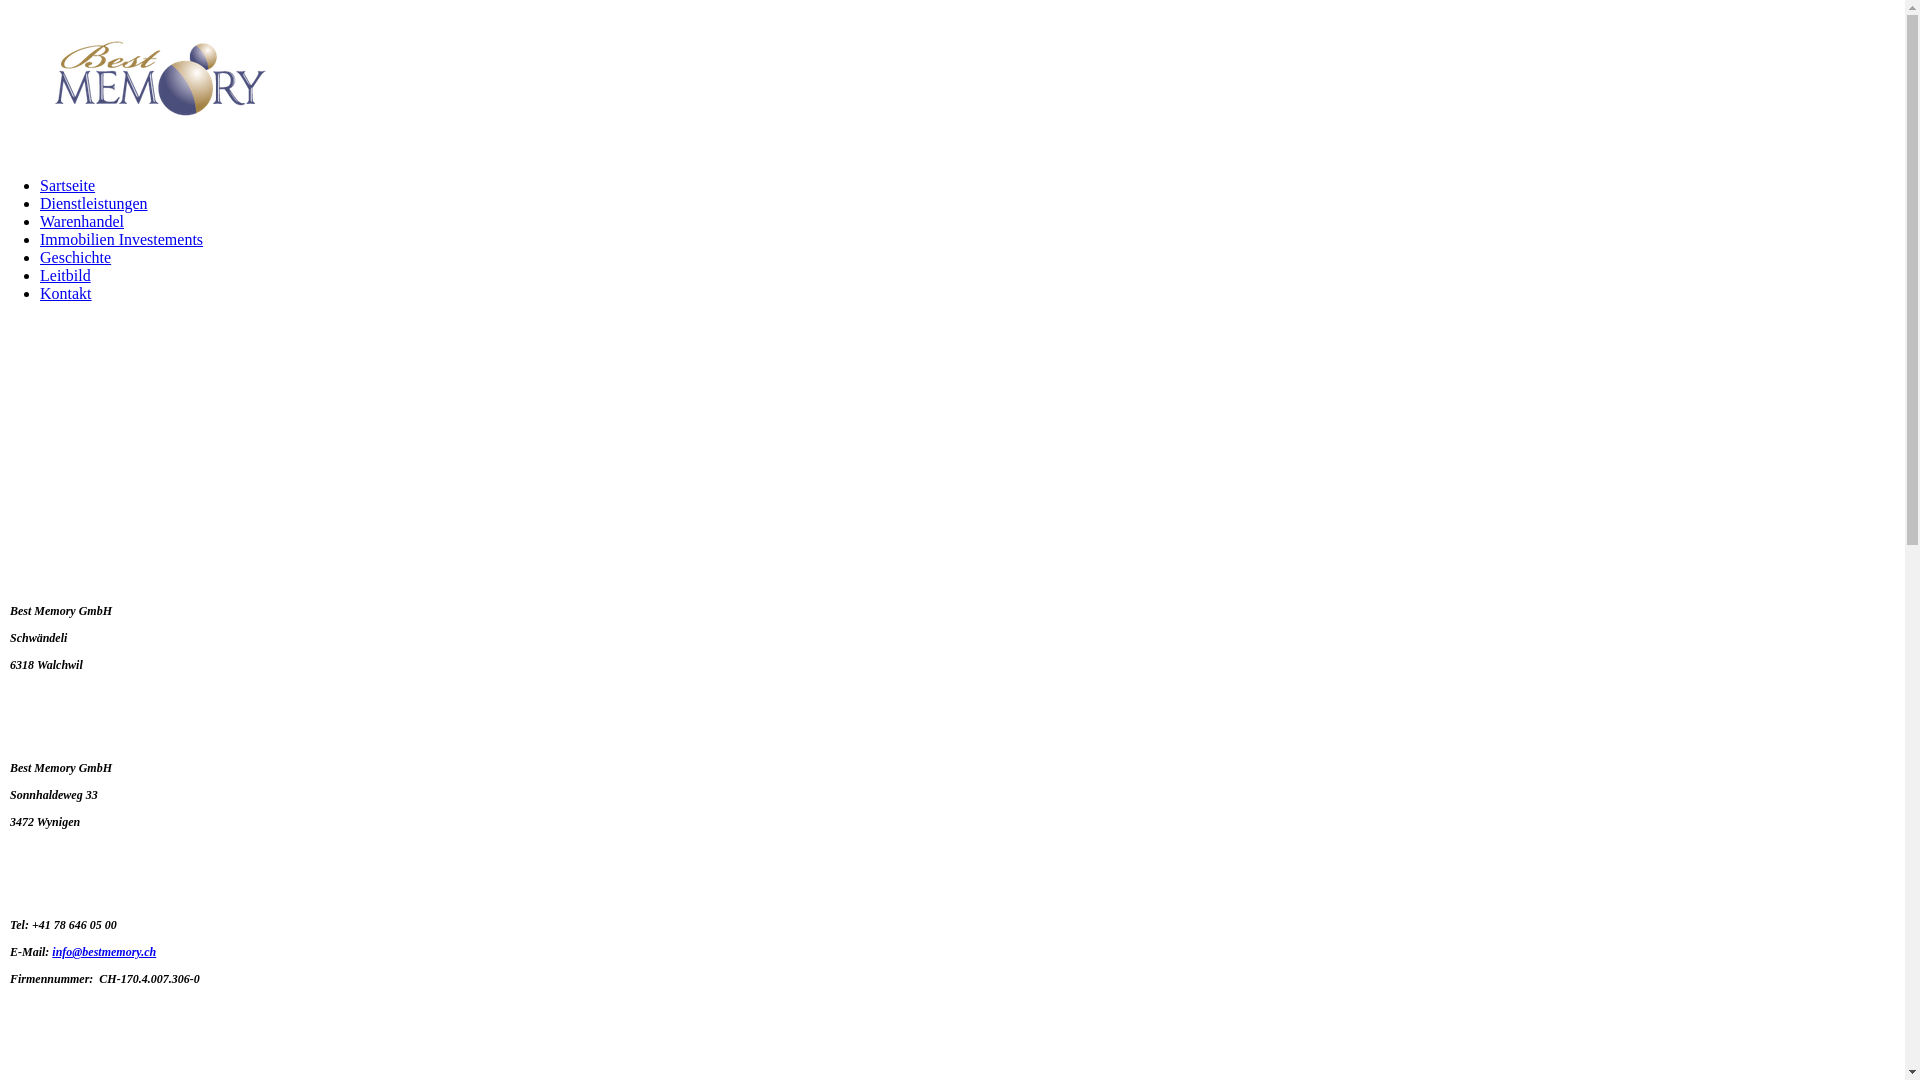 The image size is (1920, 1080). What do you see at coordinates (52, 951) in the screenshot?
I see `'info@bestmemory.ch'` at bounding box center [52, 951].